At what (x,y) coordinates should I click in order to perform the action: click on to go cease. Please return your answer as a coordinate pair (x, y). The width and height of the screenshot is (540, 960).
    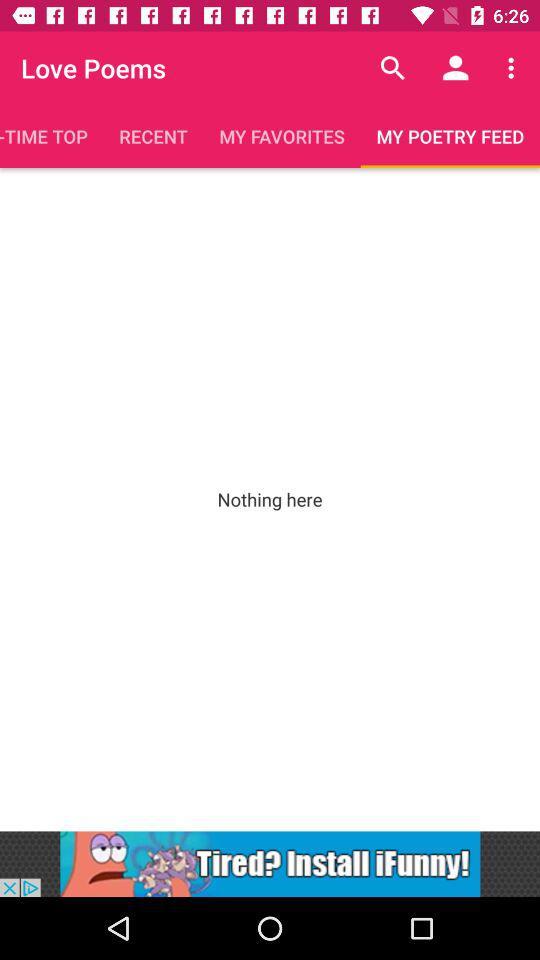
    Looking at the image, I should click on (270, 863).